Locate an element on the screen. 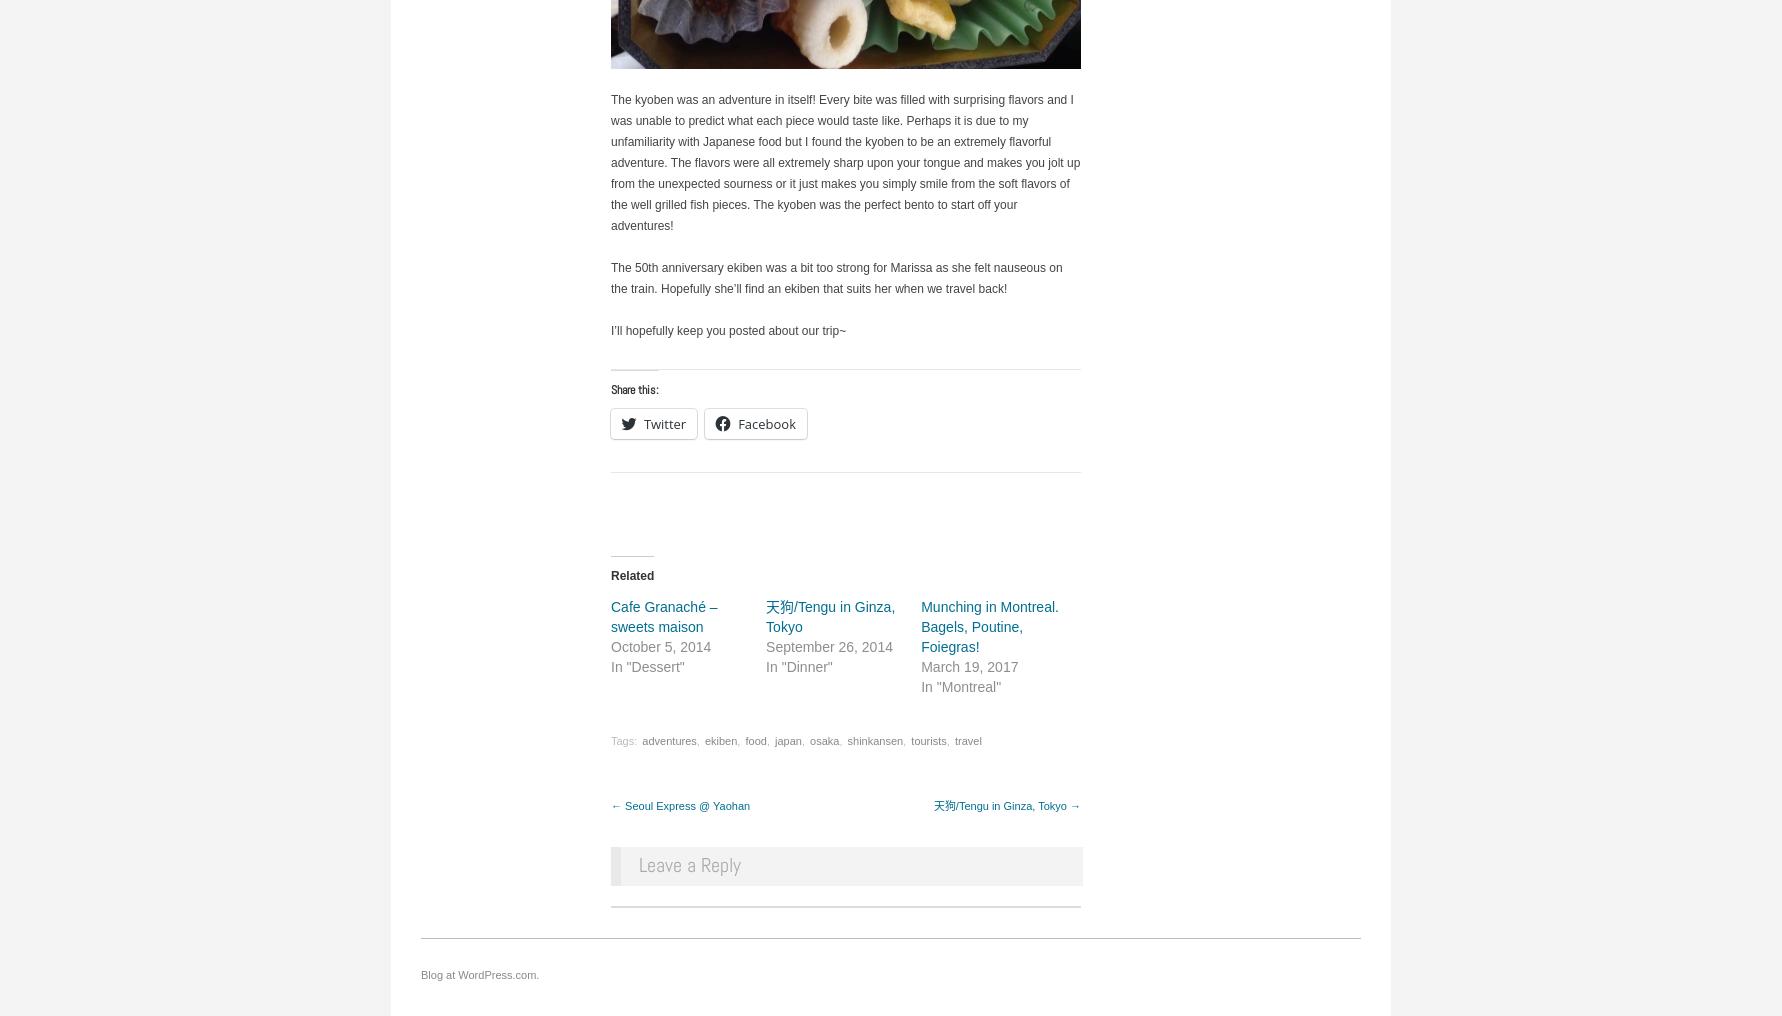  'Tags:' is located at coordinates (611, 739).